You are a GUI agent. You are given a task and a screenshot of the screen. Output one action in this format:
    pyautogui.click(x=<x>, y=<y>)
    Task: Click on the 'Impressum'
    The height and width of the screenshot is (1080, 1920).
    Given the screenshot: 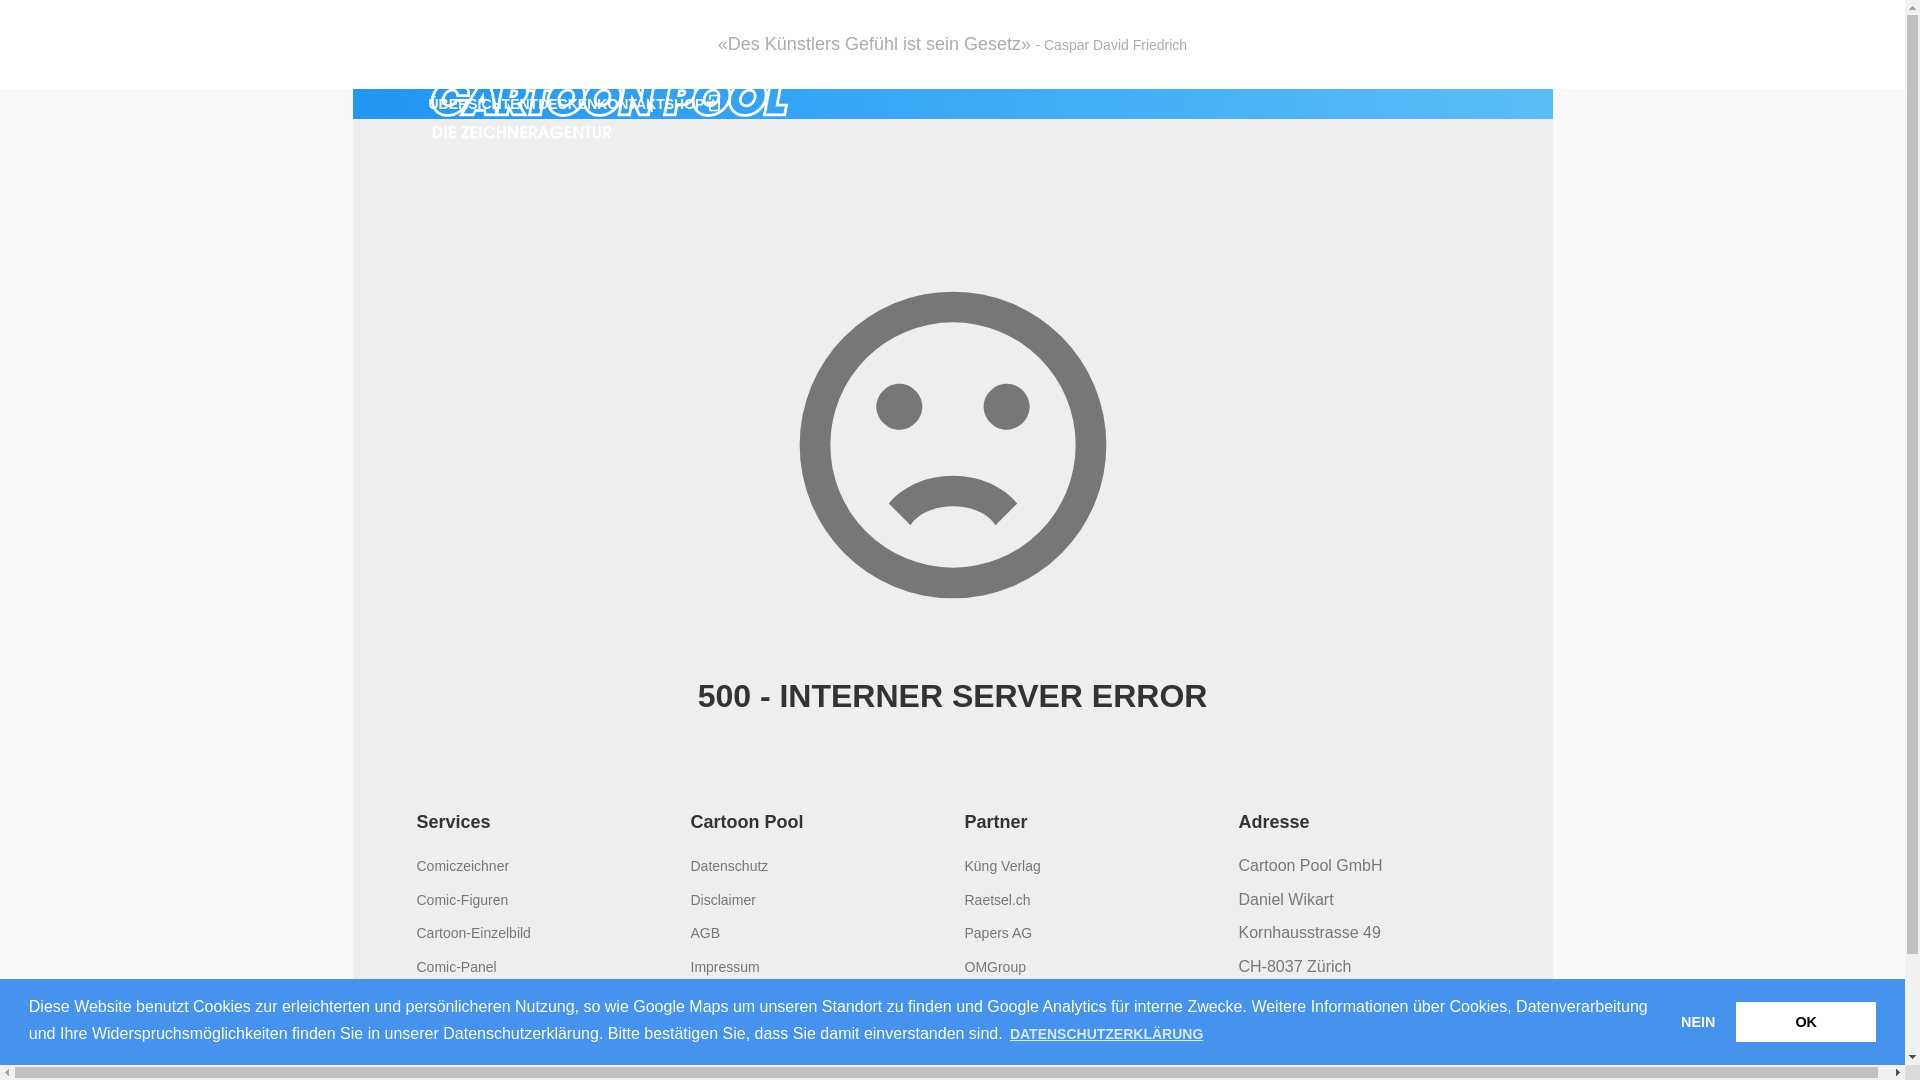 What is the action you would take?
    pyautogui.click(x=723, y=966)
    